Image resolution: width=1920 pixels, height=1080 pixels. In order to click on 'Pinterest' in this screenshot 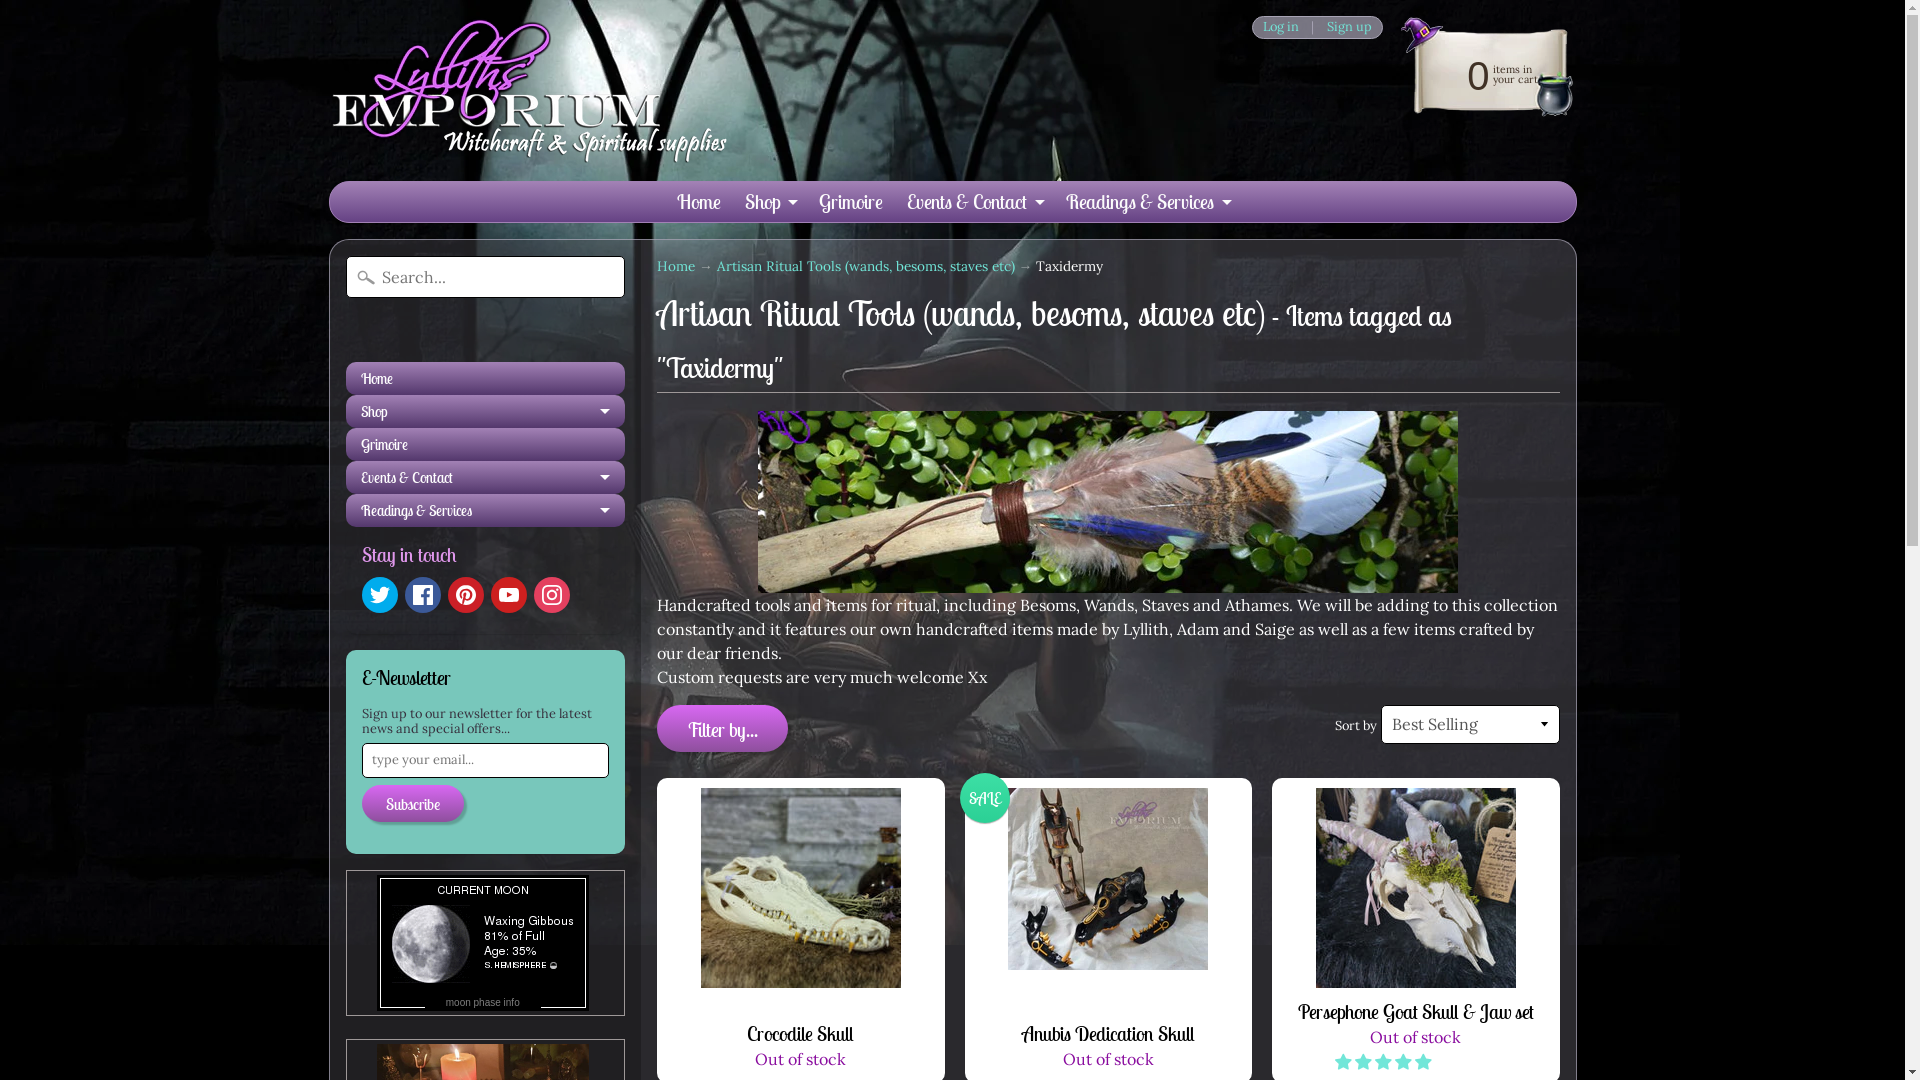, I will do `click(446, 593)`.